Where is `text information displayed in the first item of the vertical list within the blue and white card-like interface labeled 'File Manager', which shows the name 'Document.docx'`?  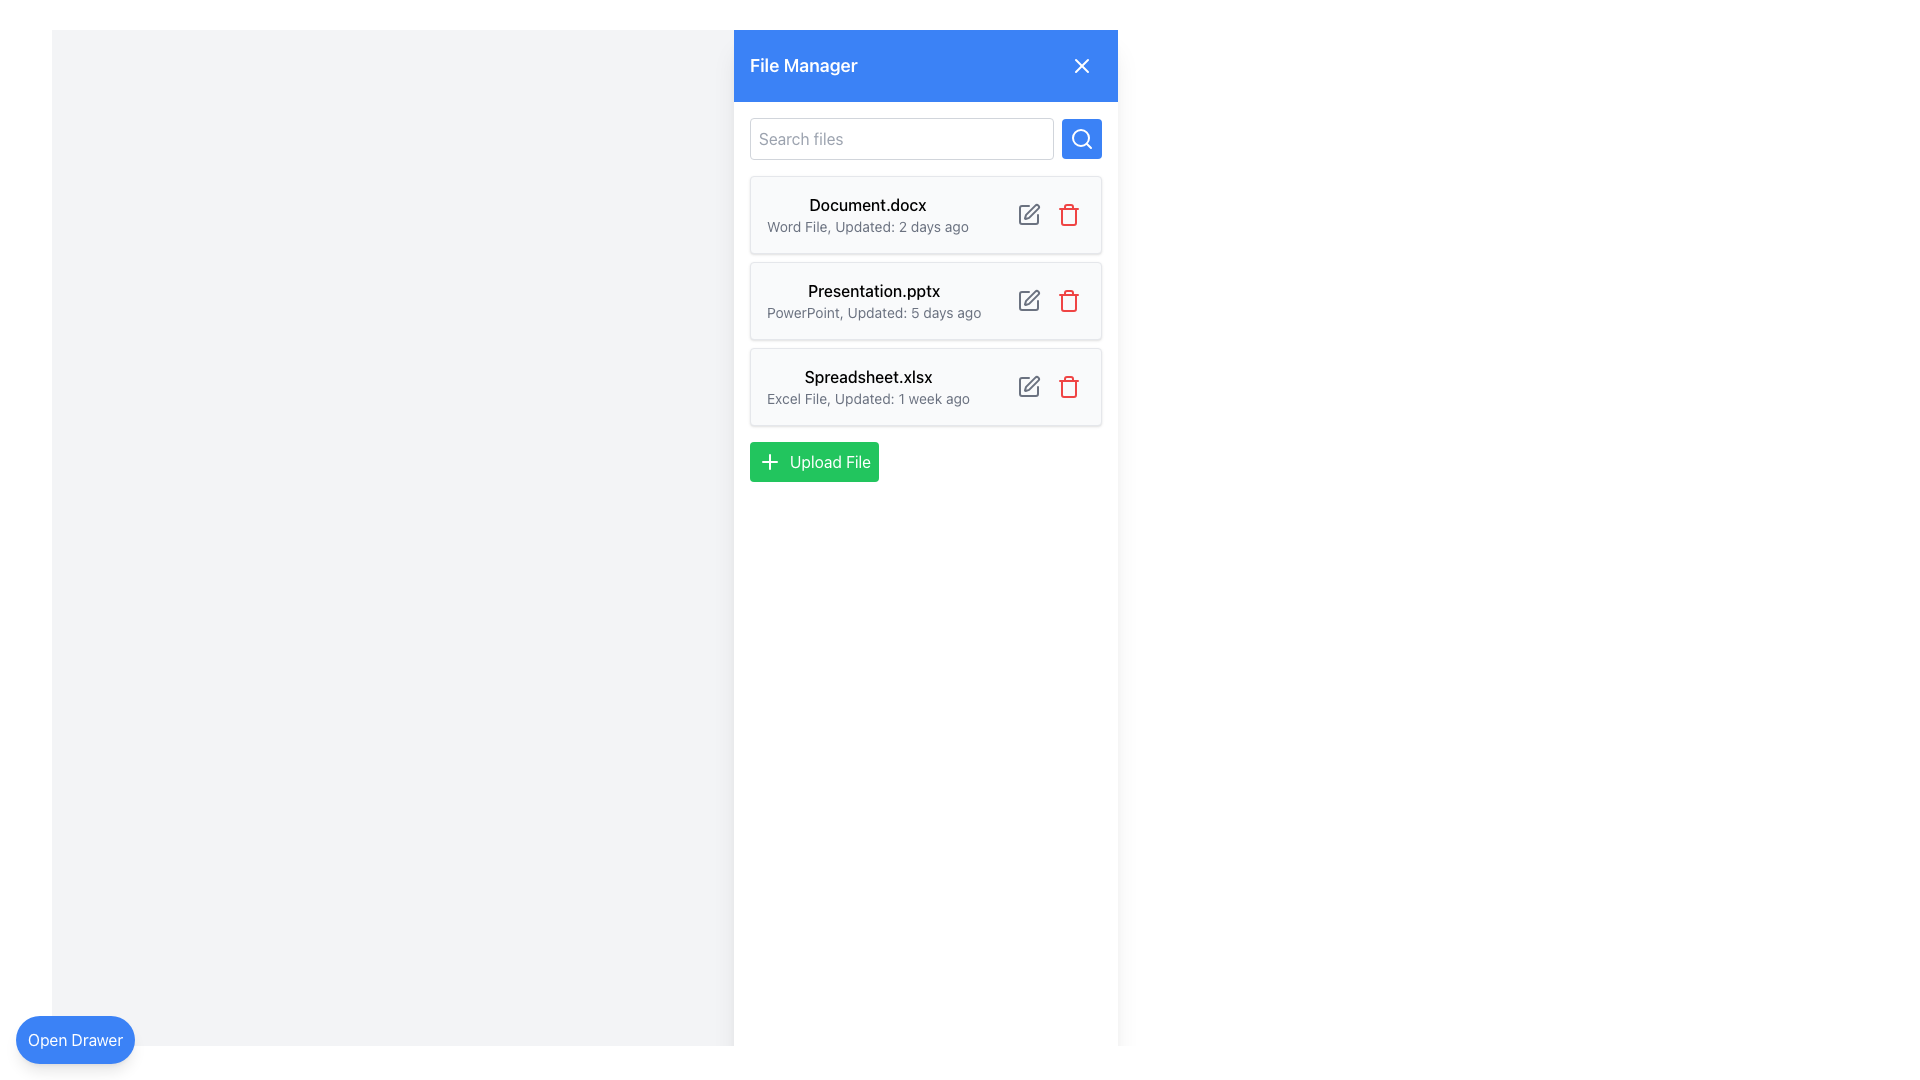 text information displayed in the first item of the vertical list within the blue and white card-like interface labeled 'File Manager', which shows the name 'Document.docx' is located at coordinates (868, 215).